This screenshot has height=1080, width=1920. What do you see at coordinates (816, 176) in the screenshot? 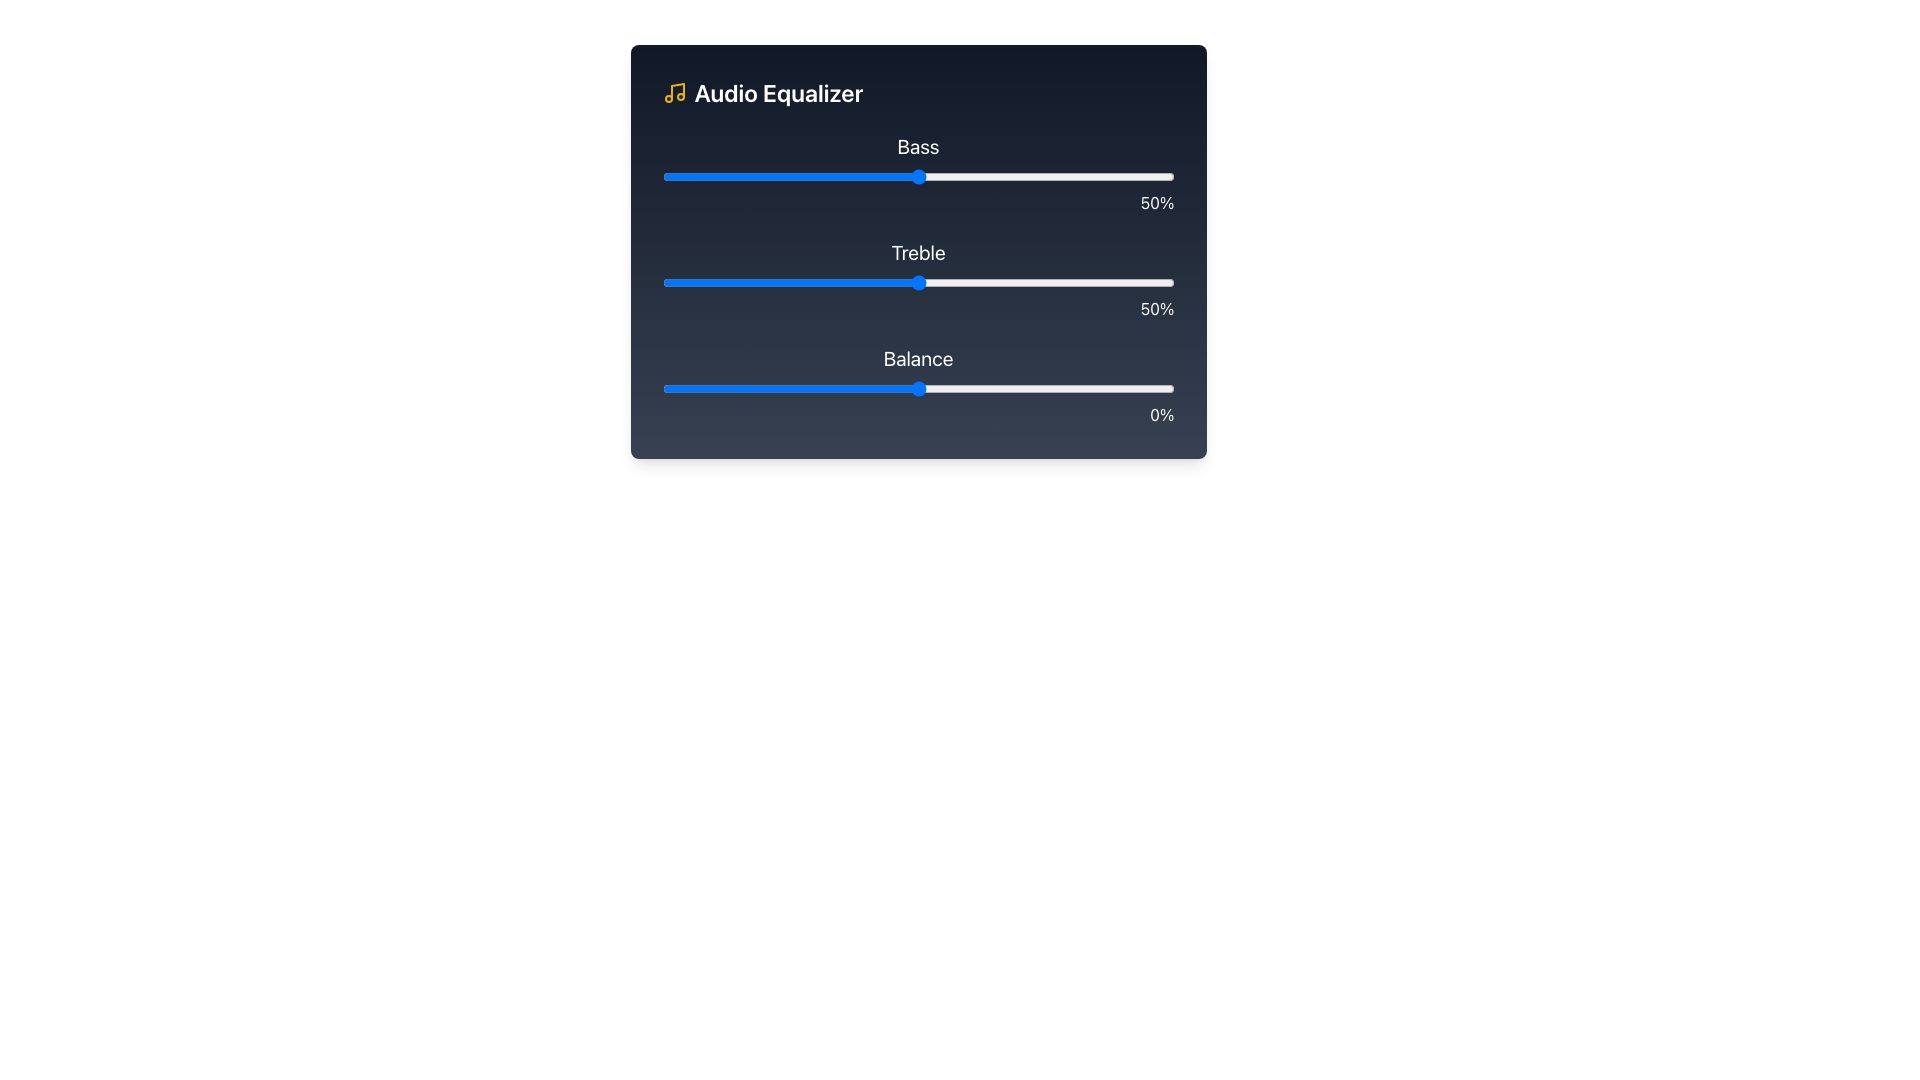
I see `the Bass level` at bounding box center [816, 176].